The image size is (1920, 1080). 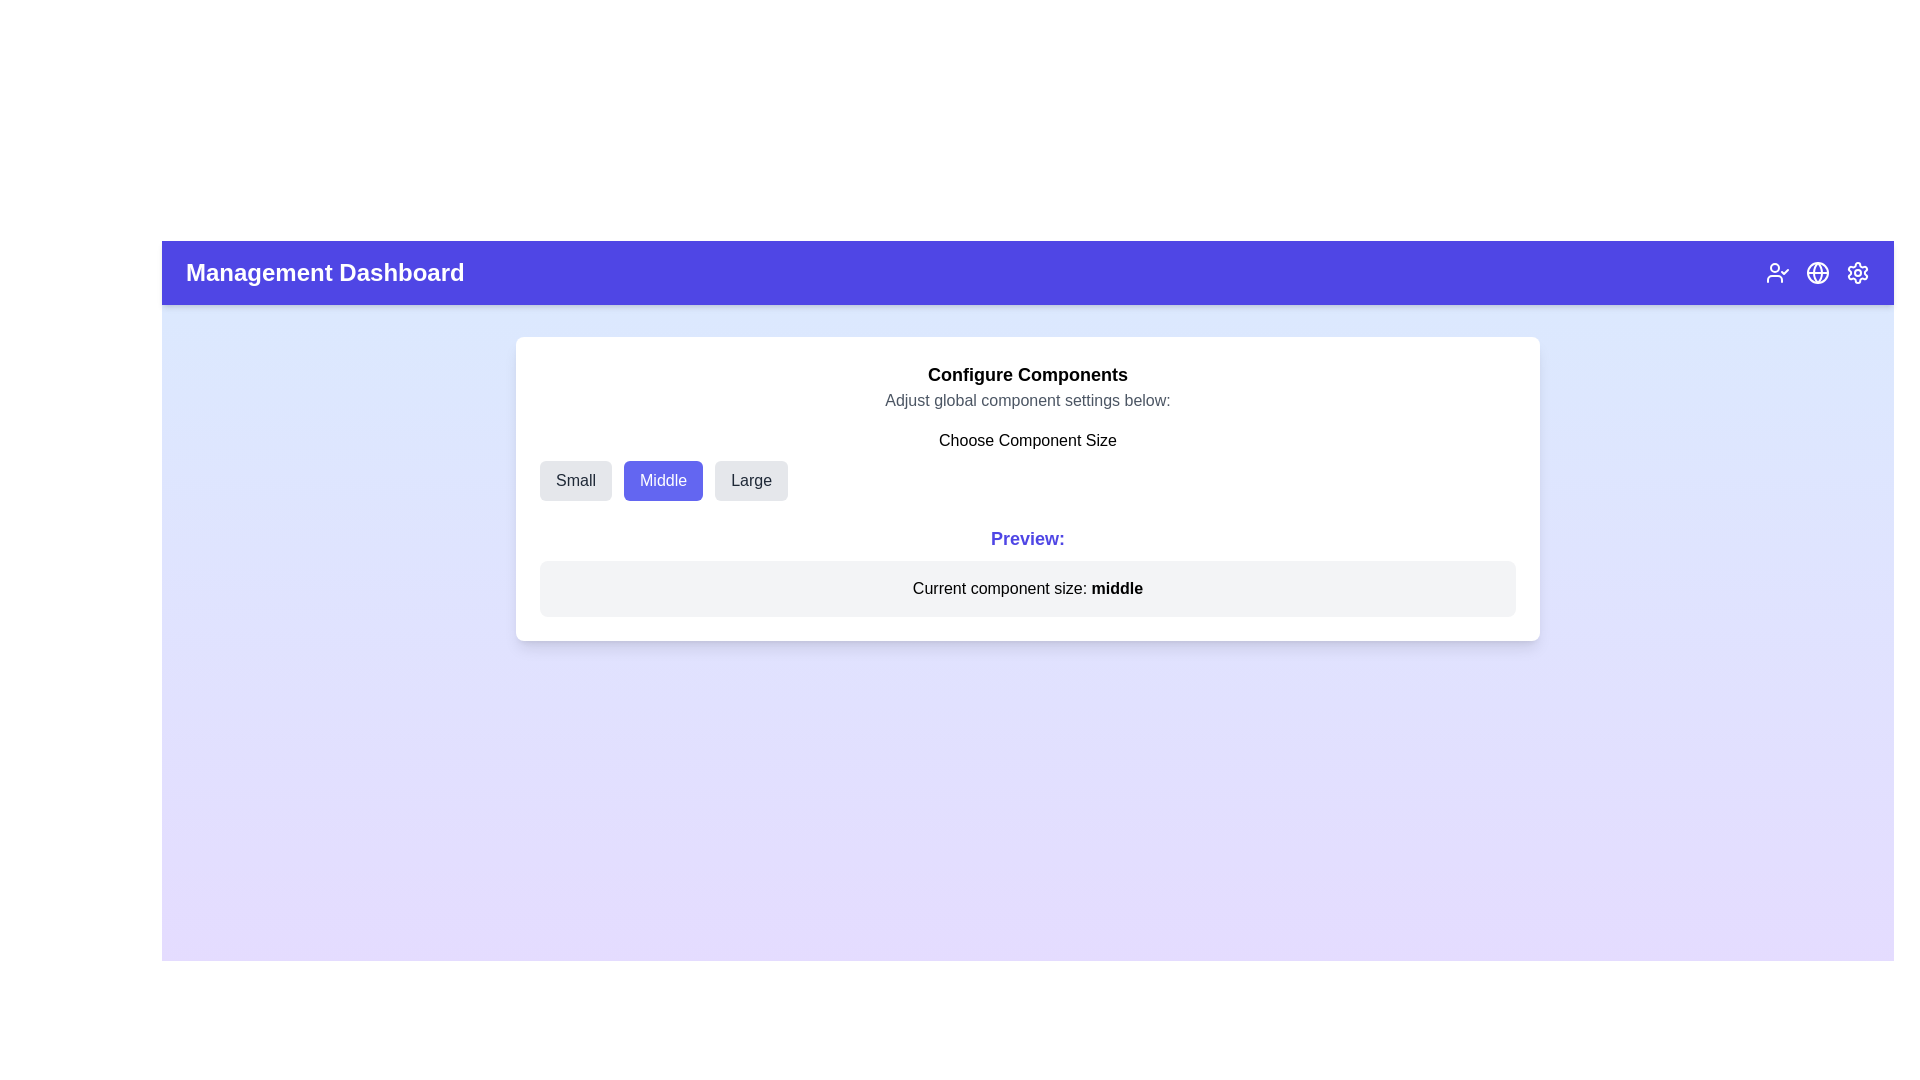 I want to click on the 'Large' size button located in the row of size options beneath the 'Choose Component Size' header, so click(x=750, y=481).